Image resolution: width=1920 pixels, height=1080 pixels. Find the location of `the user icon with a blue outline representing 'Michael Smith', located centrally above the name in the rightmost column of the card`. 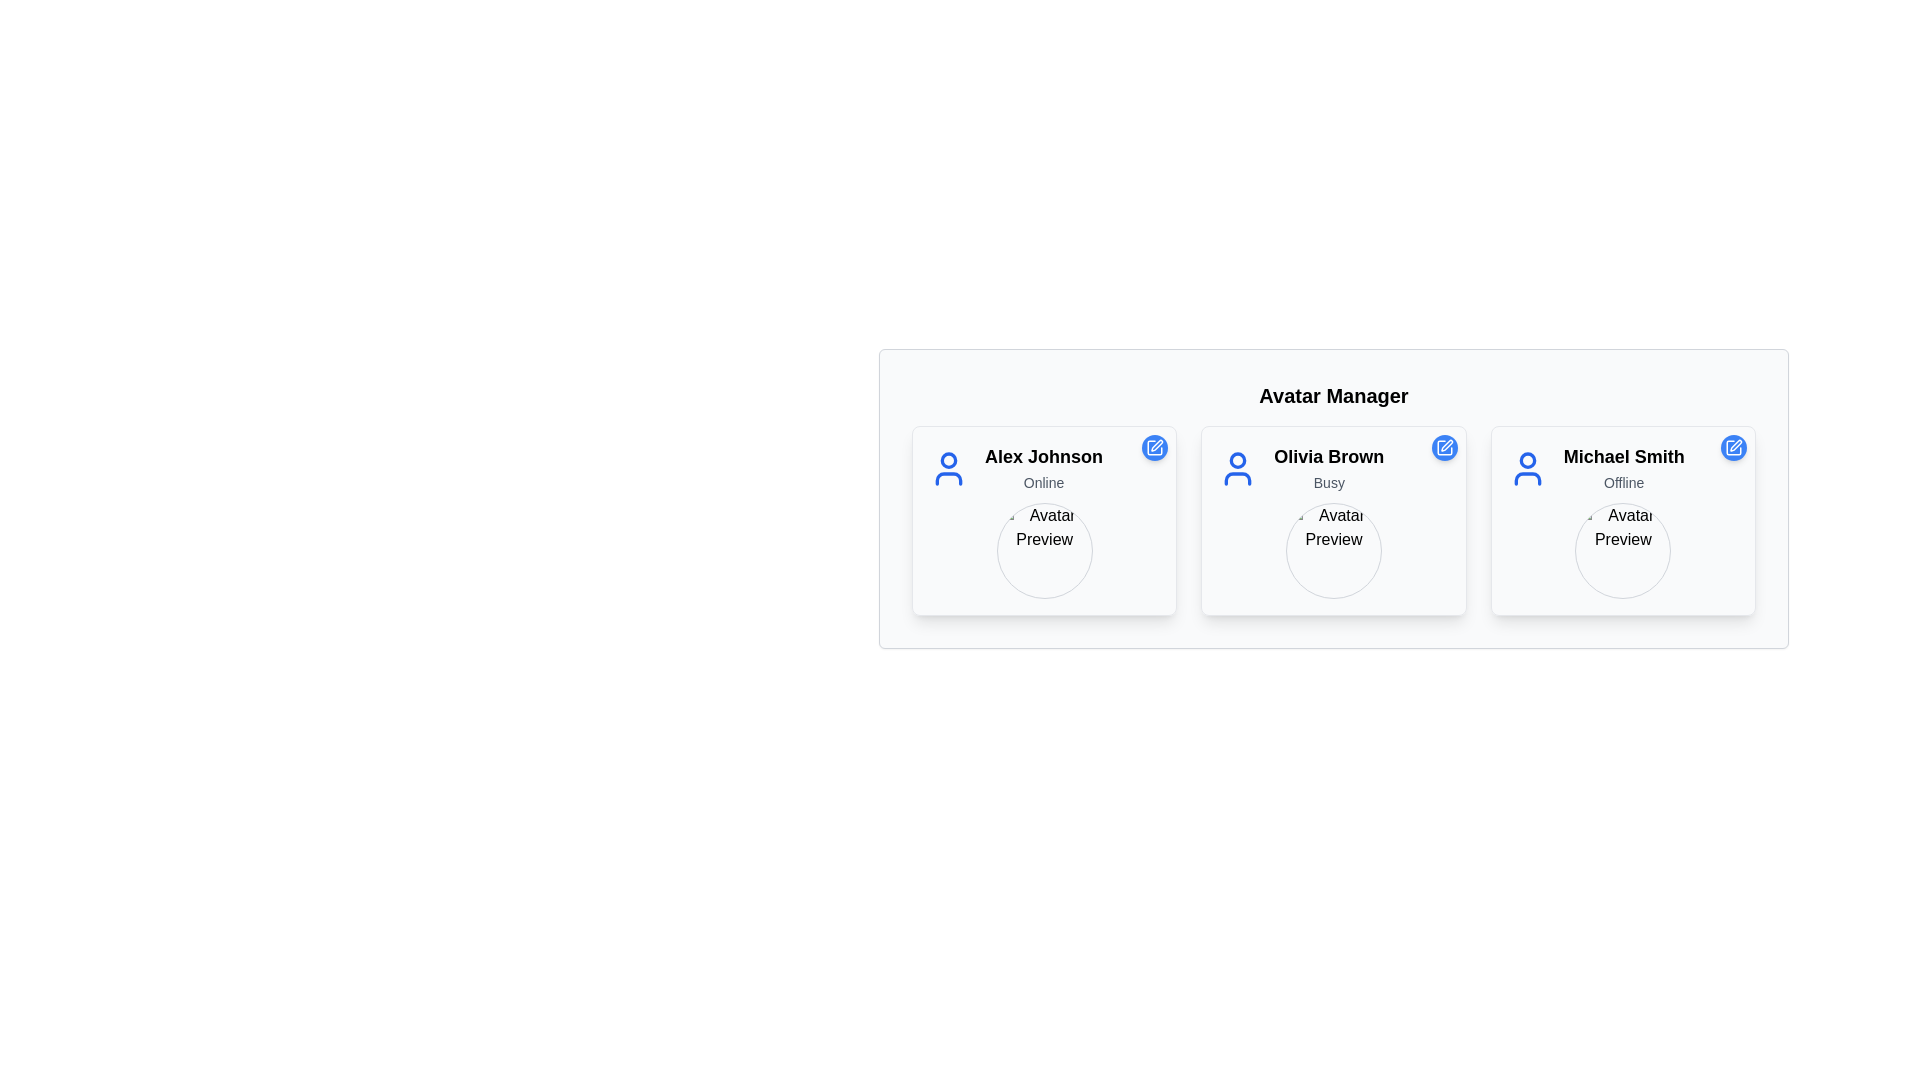

the user icon with a blue outline representing 'Michael Smith', located centrally above the name in the rightmost column of the card is located at coordinates (1526, 469).